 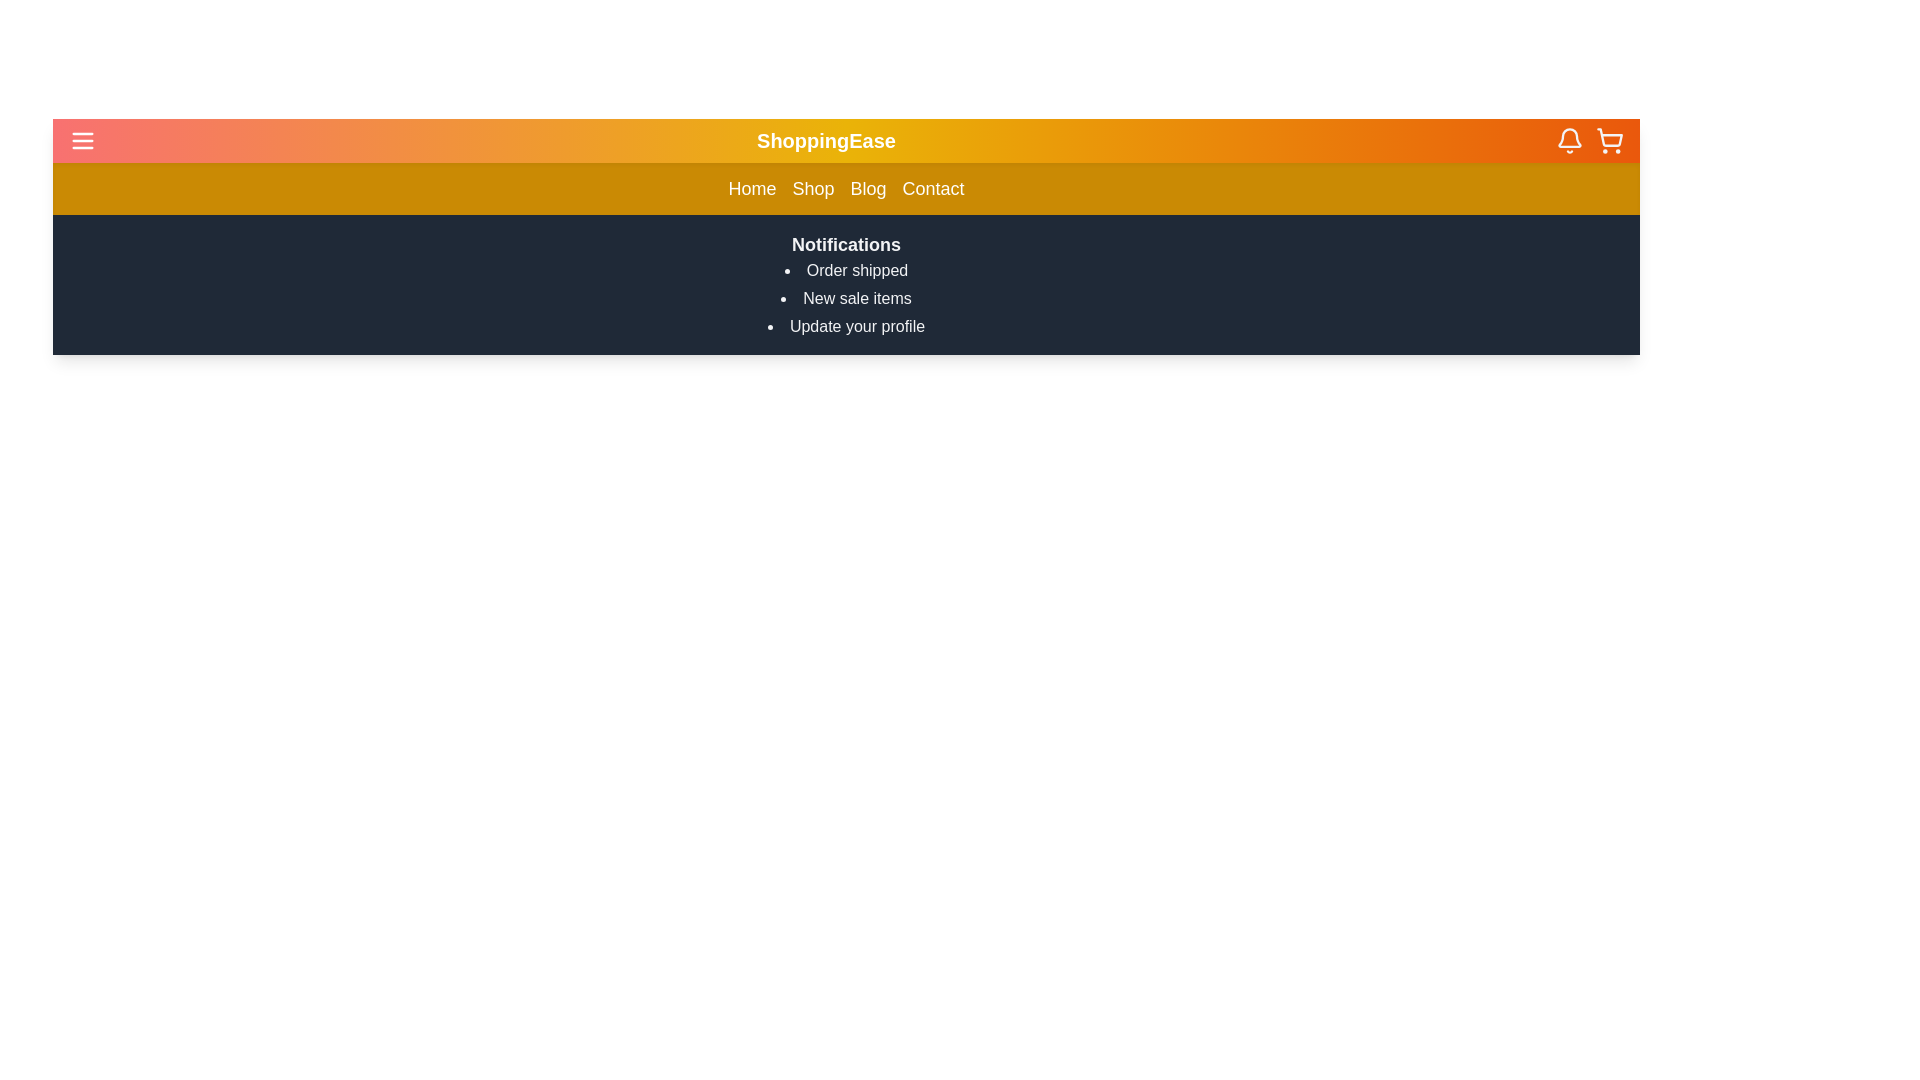 What do you see at coordinates (846, 140) in the screenshot?
I see `the branding header text label displaying 'ShoppingEase', which is centrally located at the top section of the interface` at bounding box center [846, 140].